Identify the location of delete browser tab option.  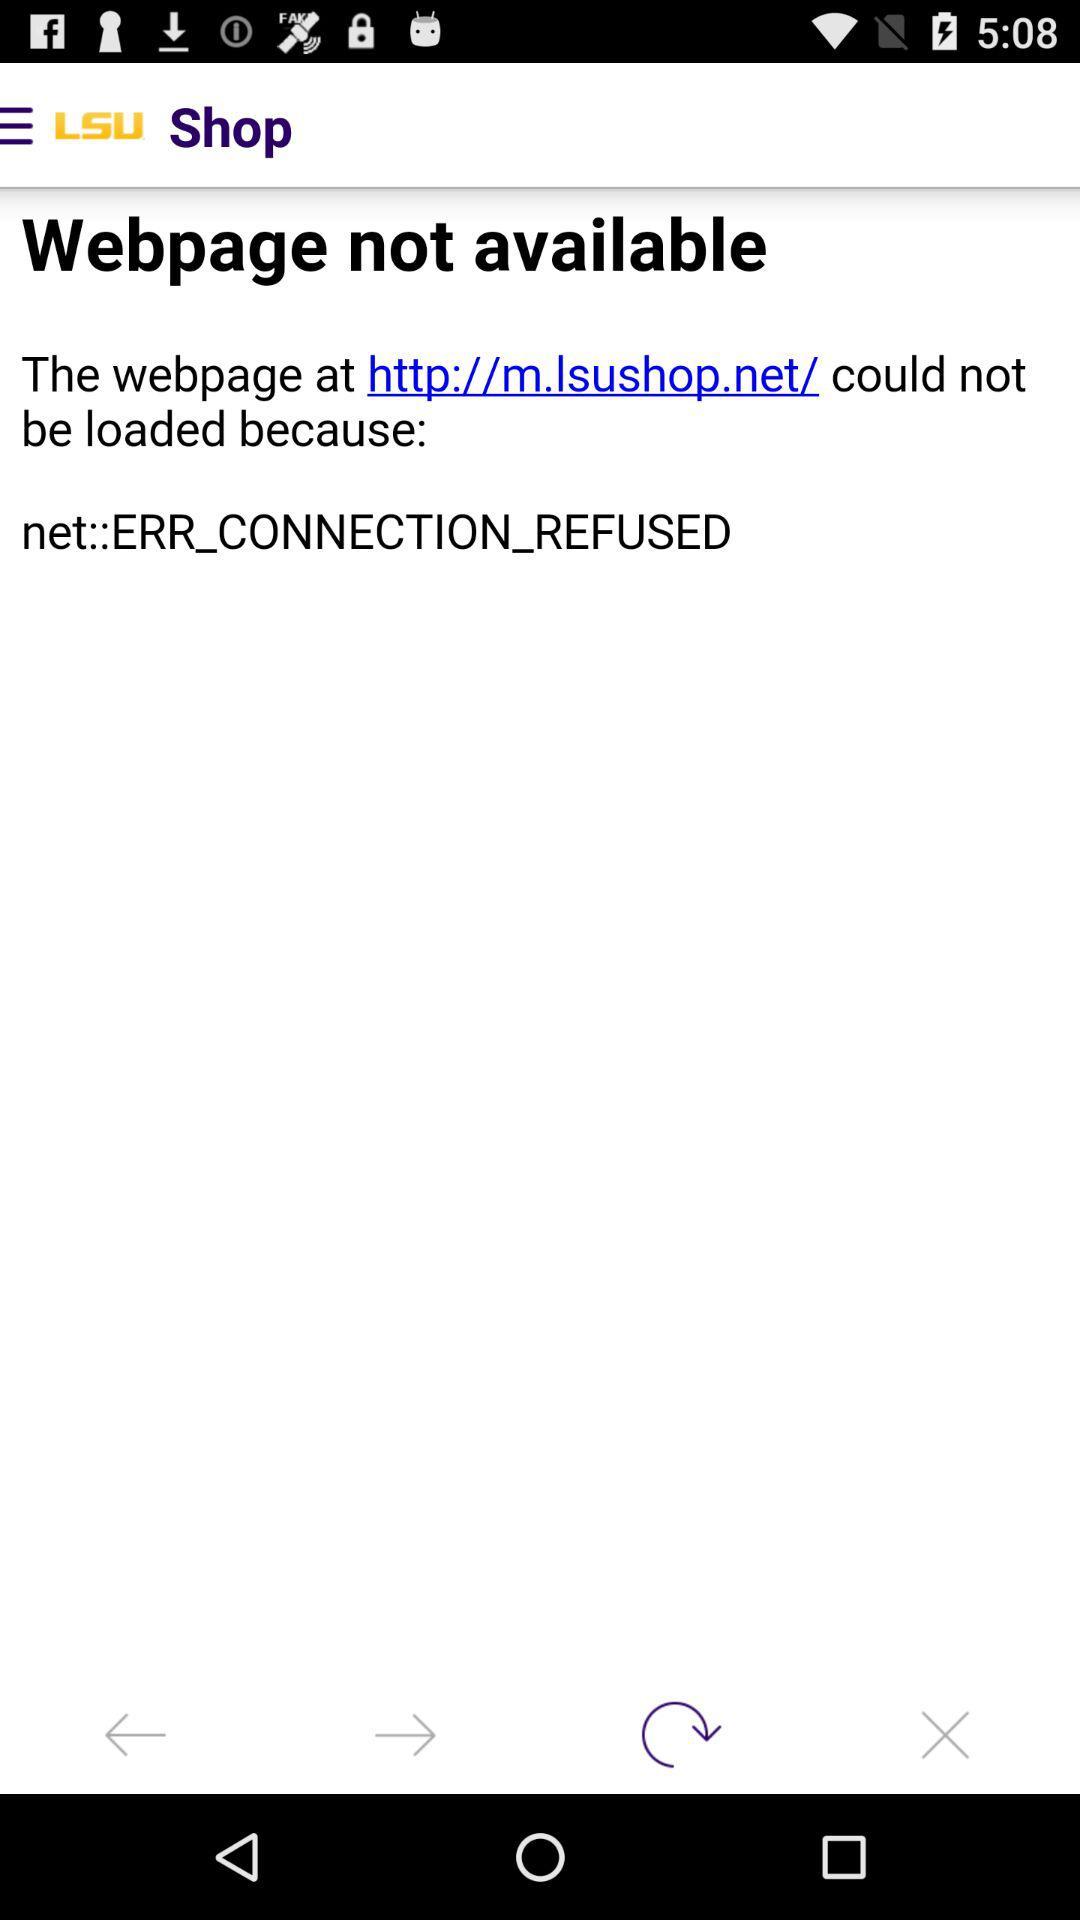
(945, 1733).